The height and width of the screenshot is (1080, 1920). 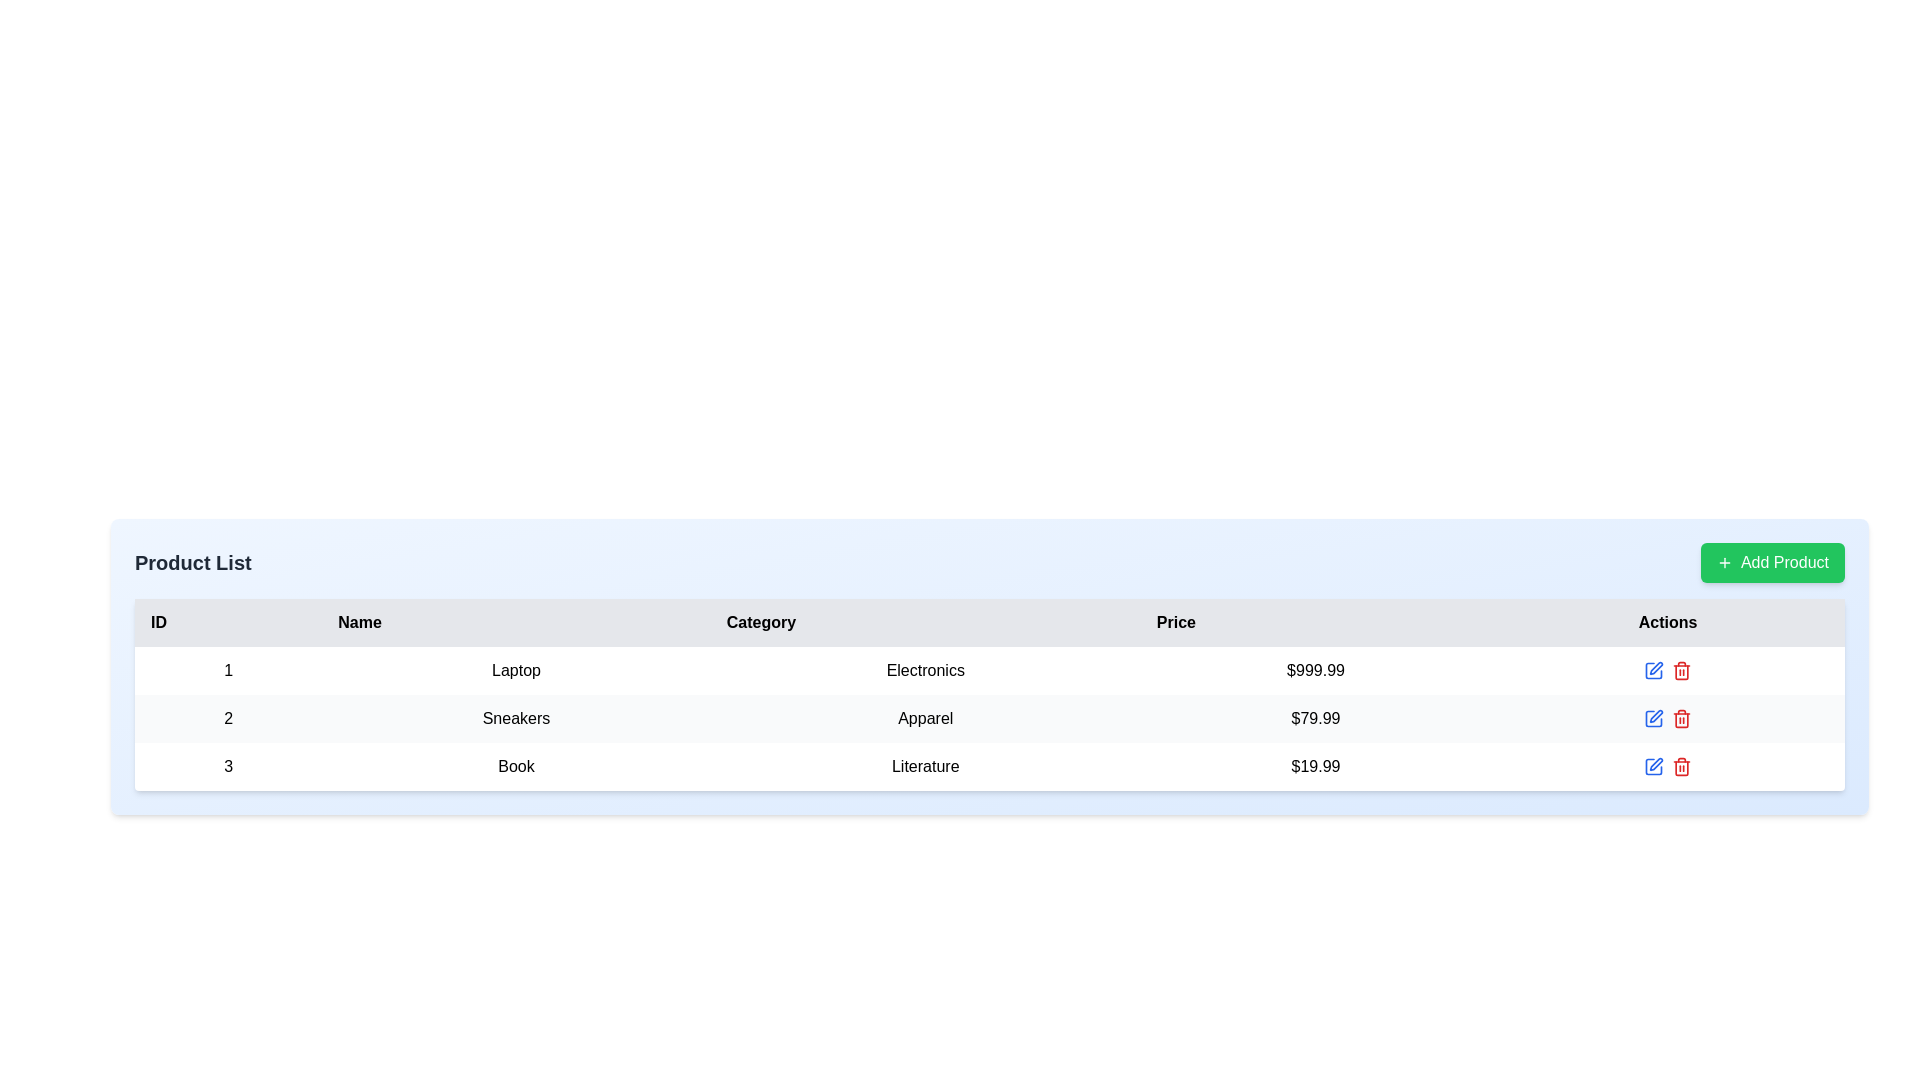 What do you see at coordinates (924, 717) in the screenshot?
I see `the static text element displaying 'Apparel' in the 'Category' column of the 'Product List' table` at bounding box center [924, 717].